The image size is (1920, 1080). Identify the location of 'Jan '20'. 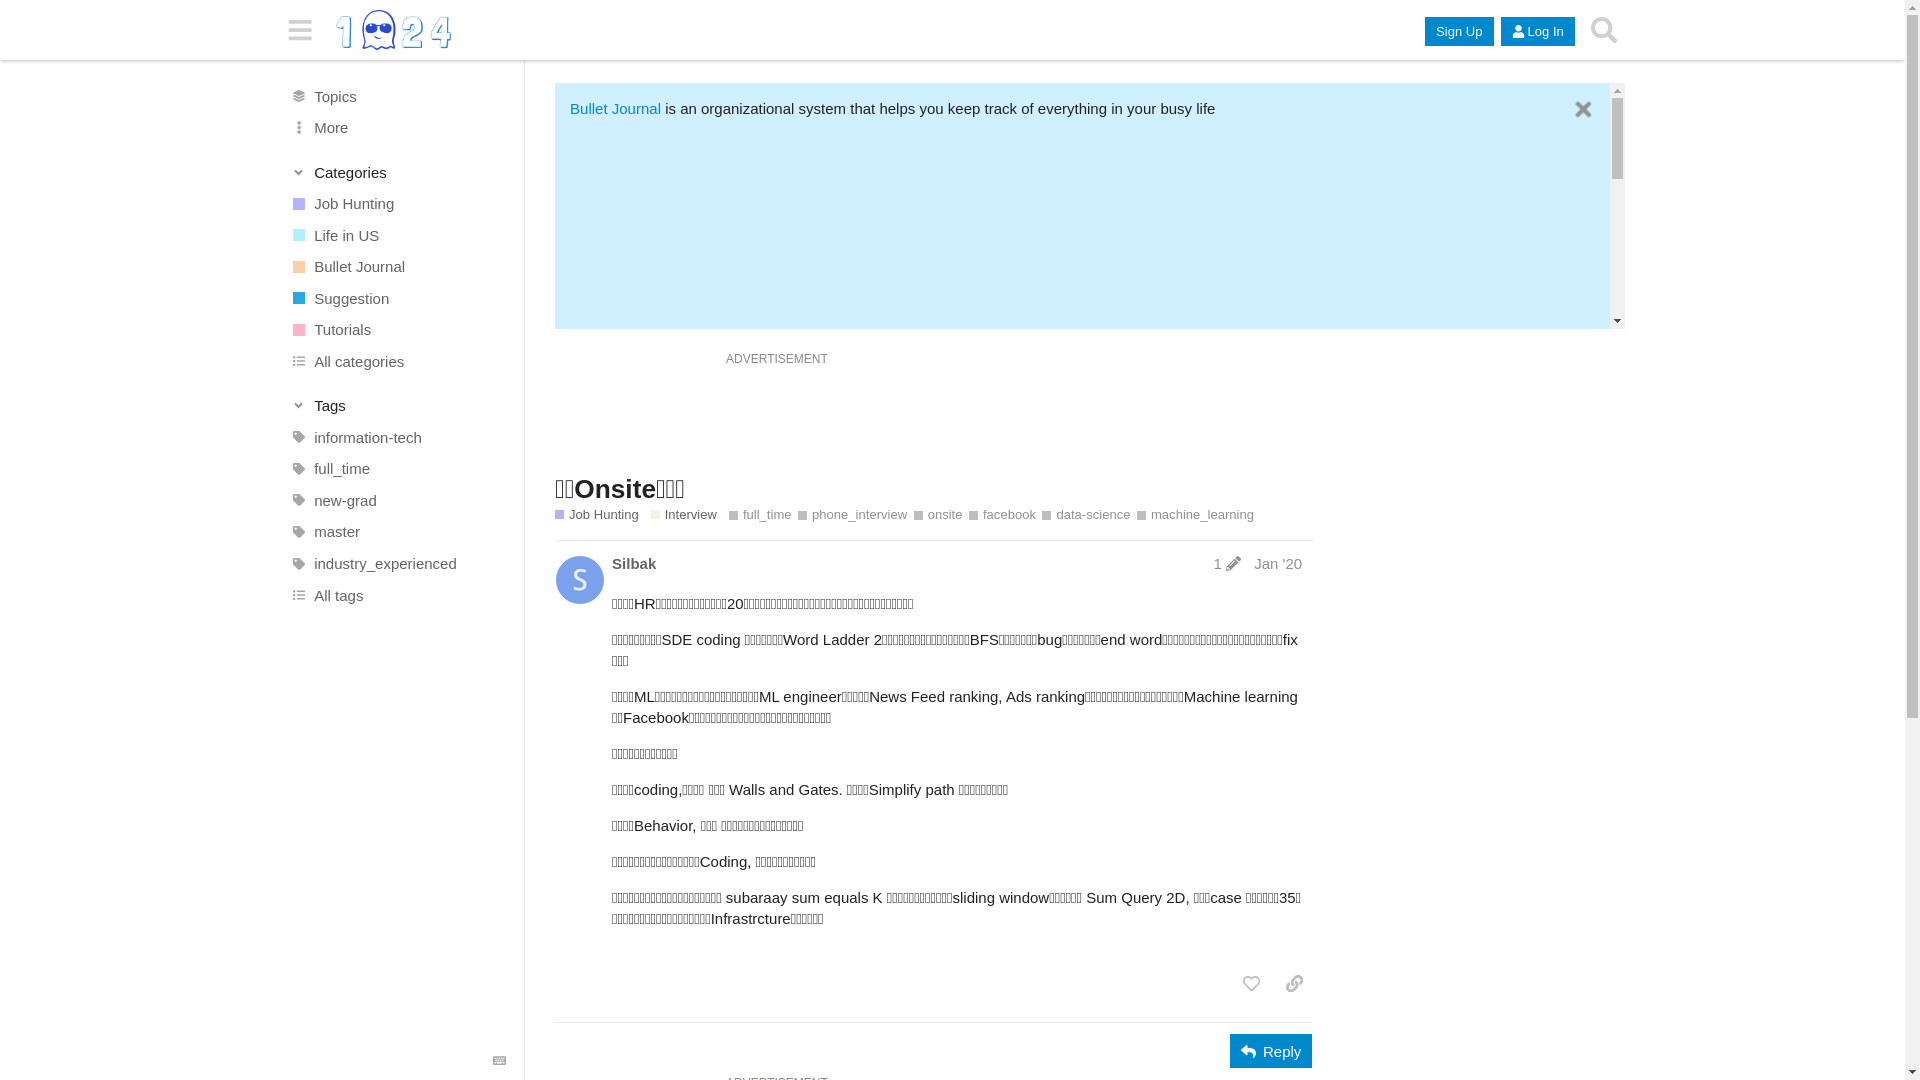
(1276, 563).